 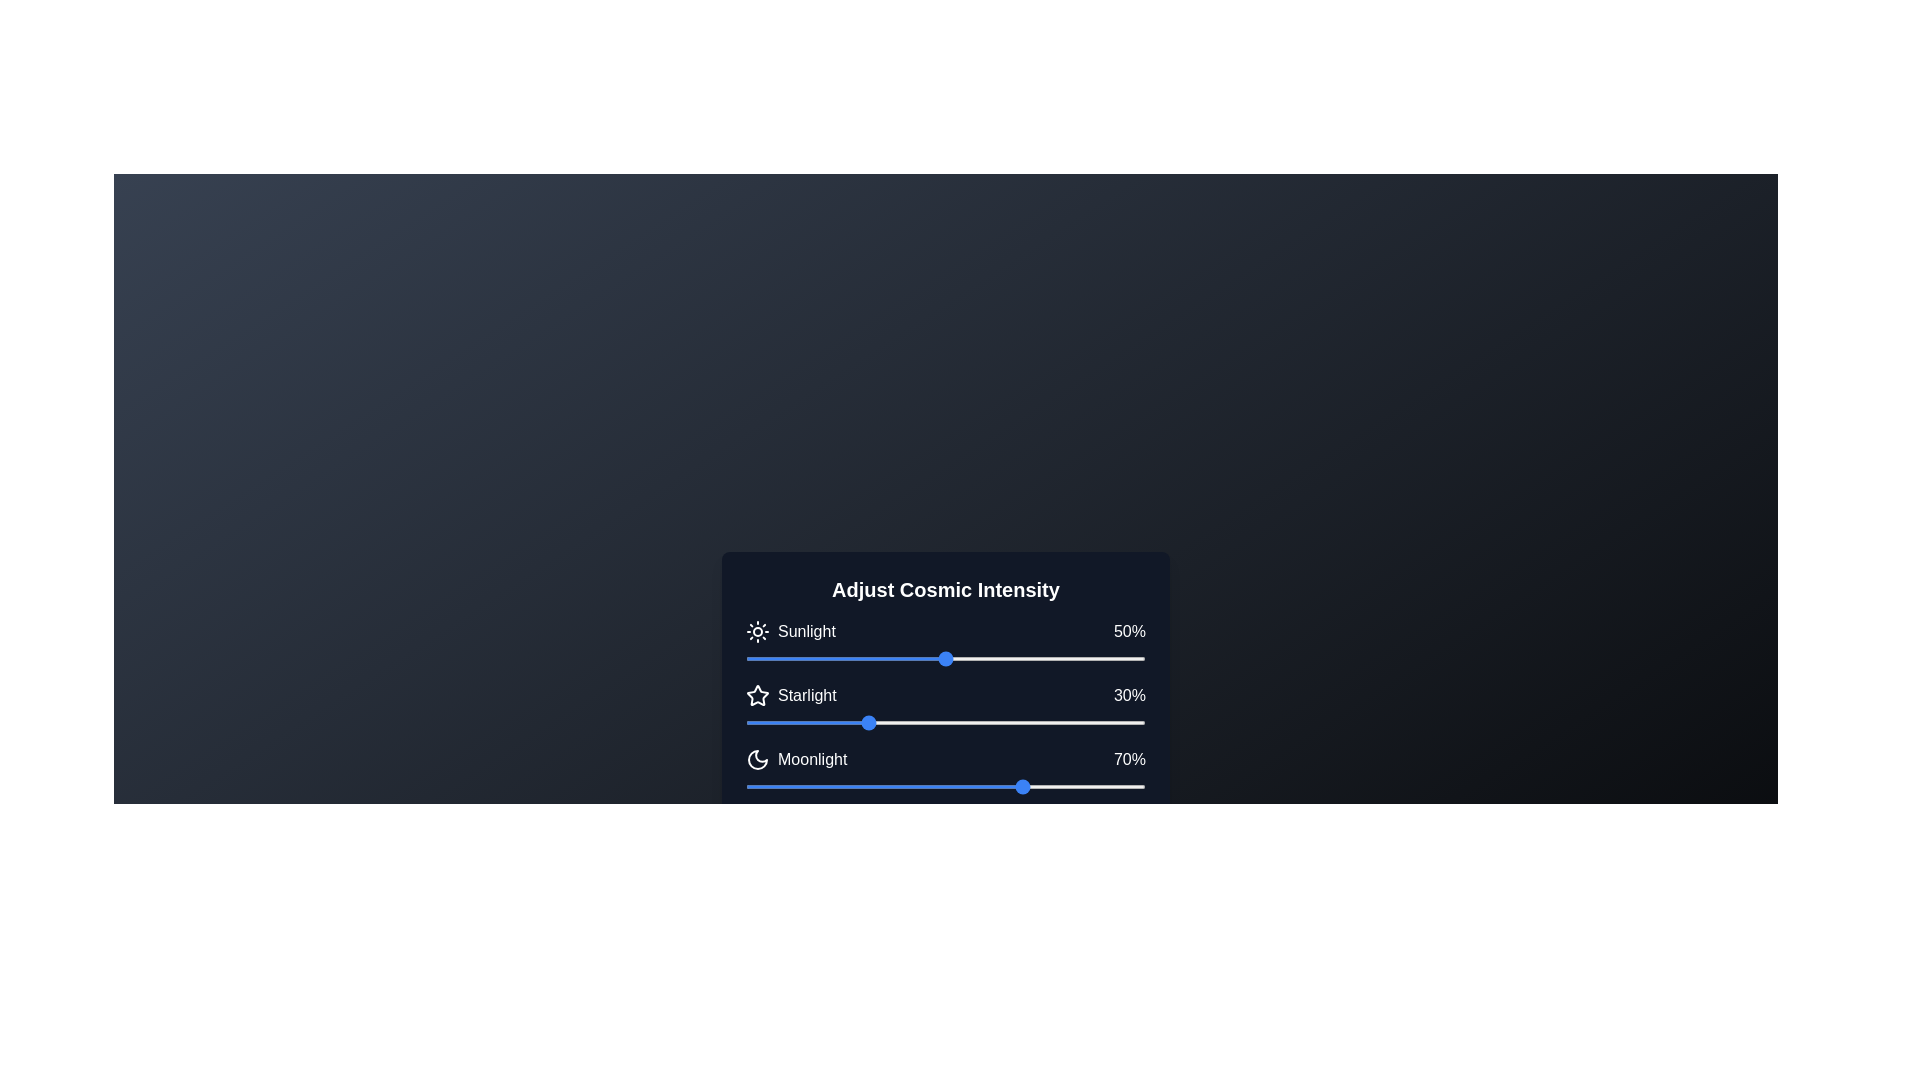 I want to click on the 'Starlight' slider to 54% intensity, so click(x=961, y=722).